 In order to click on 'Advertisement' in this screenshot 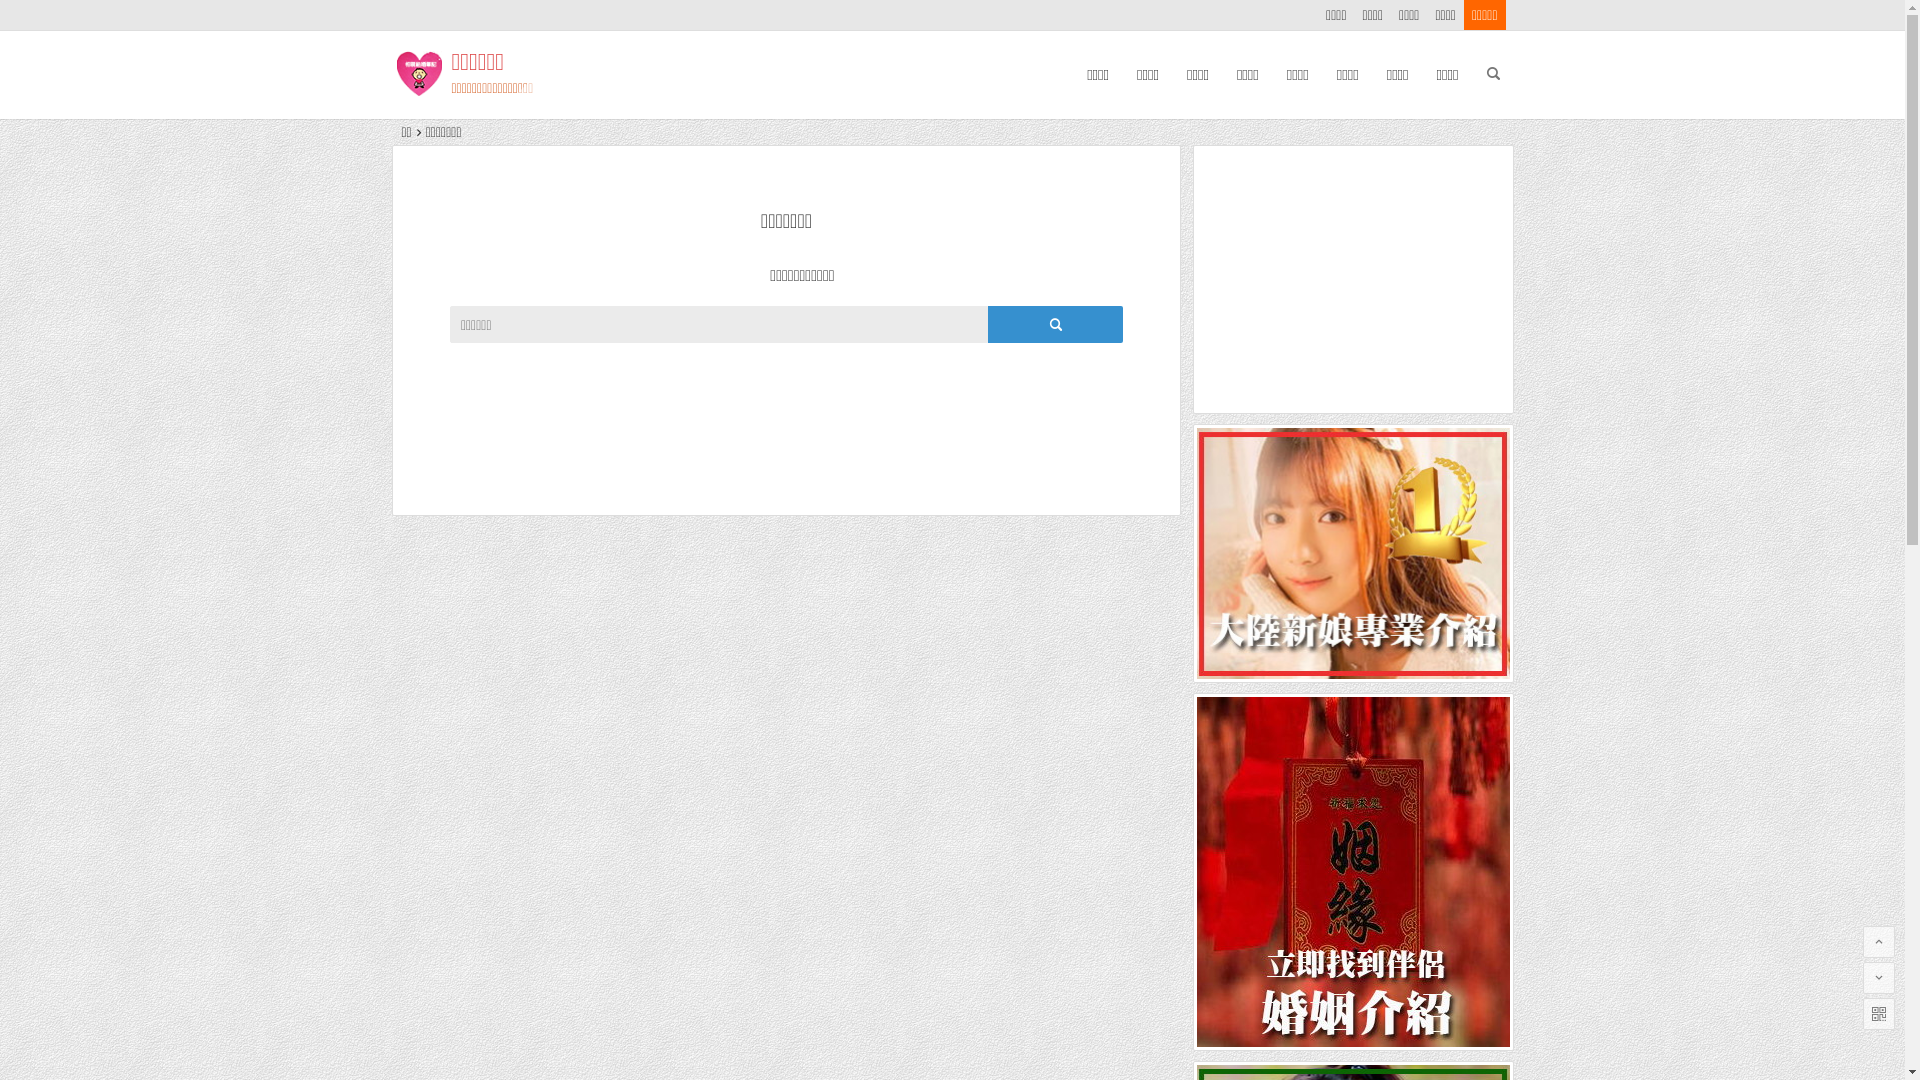, I will do `click(1353, 279)`.